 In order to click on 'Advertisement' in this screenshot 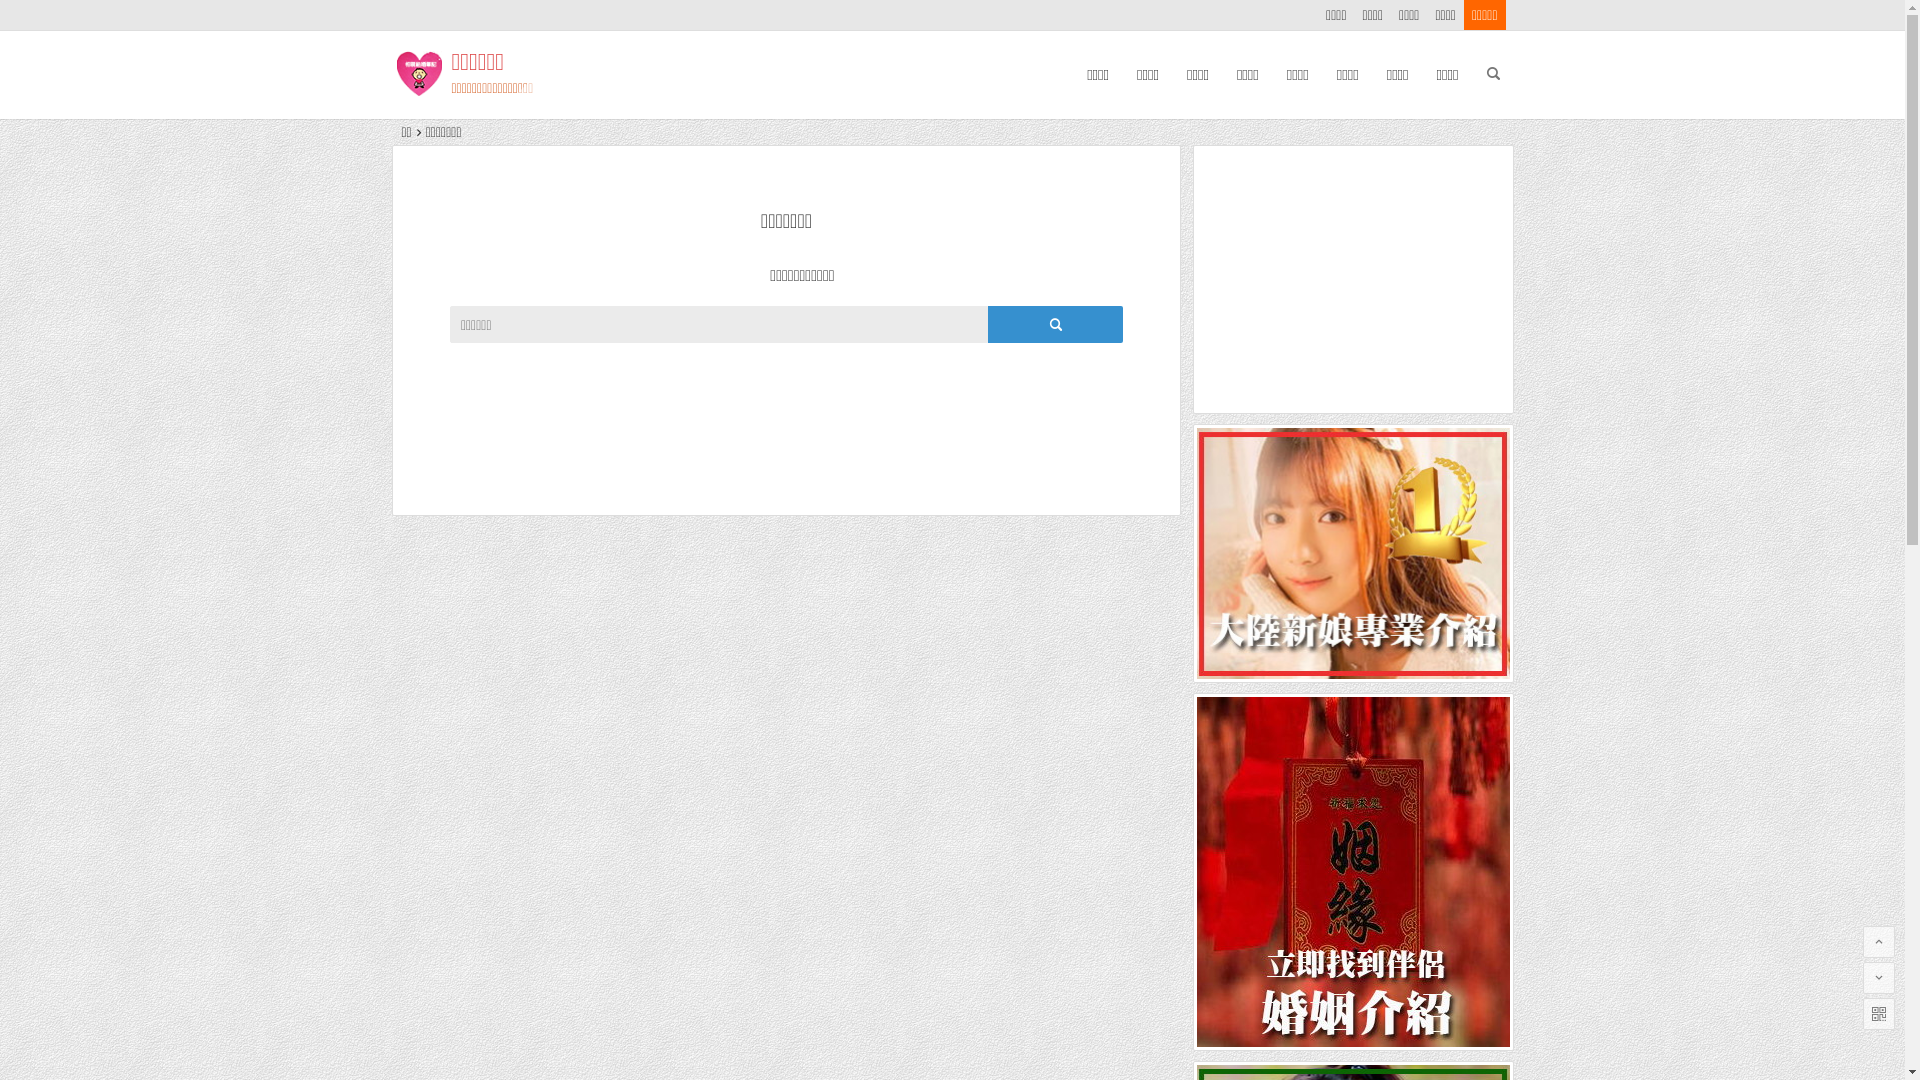, I will do `click(1353, 279)`.